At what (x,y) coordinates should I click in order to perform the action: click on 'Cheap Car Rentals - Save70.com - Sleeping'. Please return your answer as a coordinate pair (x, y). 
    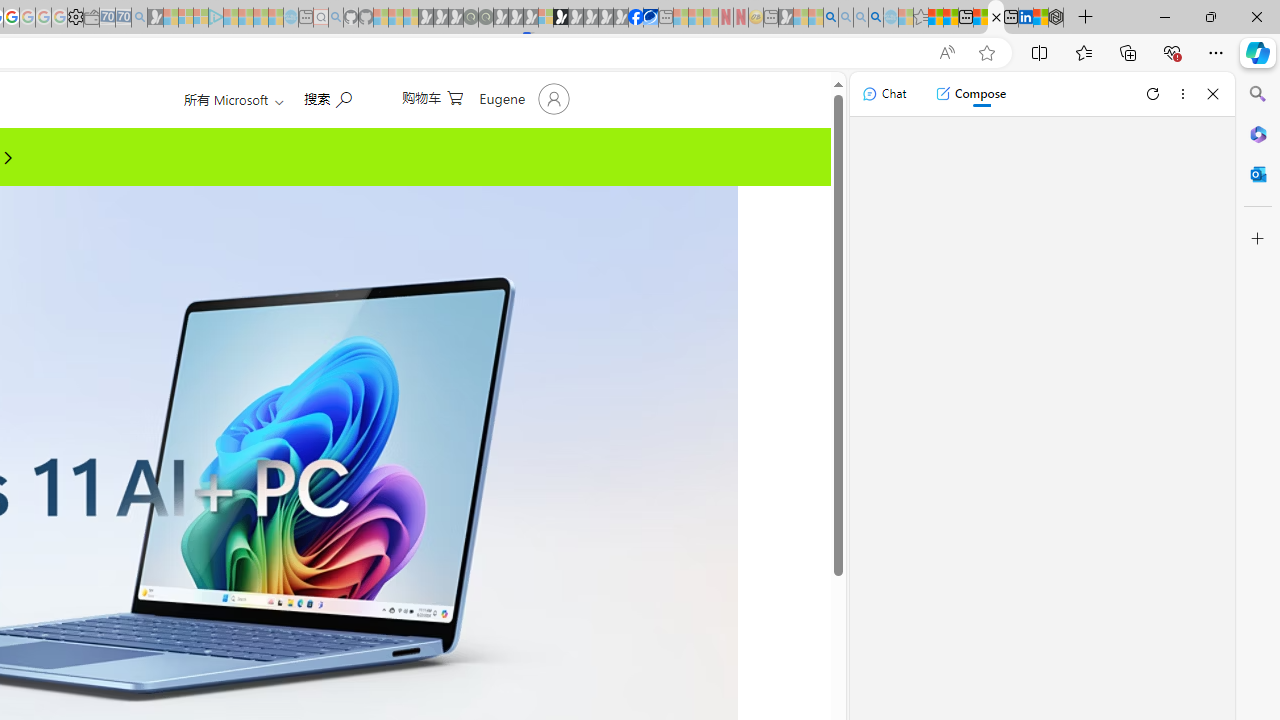
    Looking at the image, I should click on (122, 17).